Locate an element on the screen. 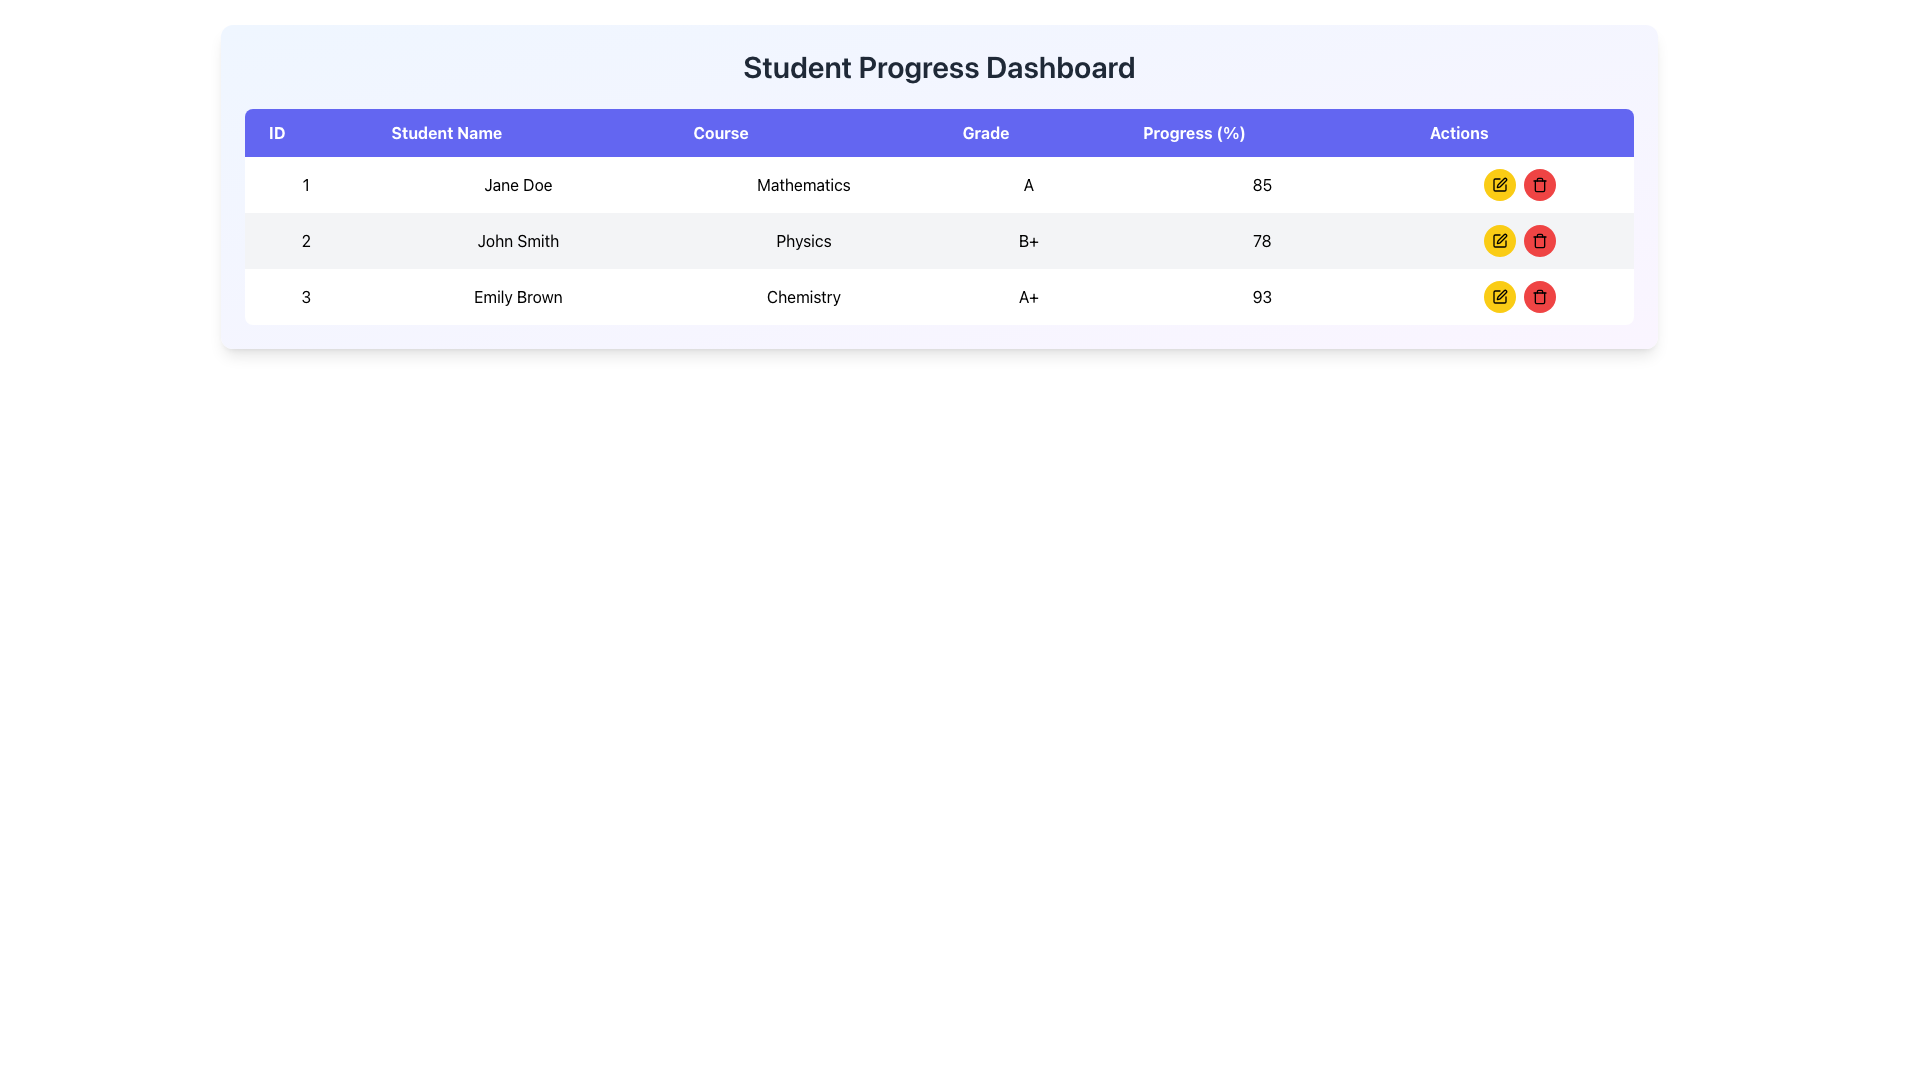 This screenshot has height=1080, width=1920. the 'Edit' button in the 'Actions' column of the first row is located at coordinates (1499, 185).